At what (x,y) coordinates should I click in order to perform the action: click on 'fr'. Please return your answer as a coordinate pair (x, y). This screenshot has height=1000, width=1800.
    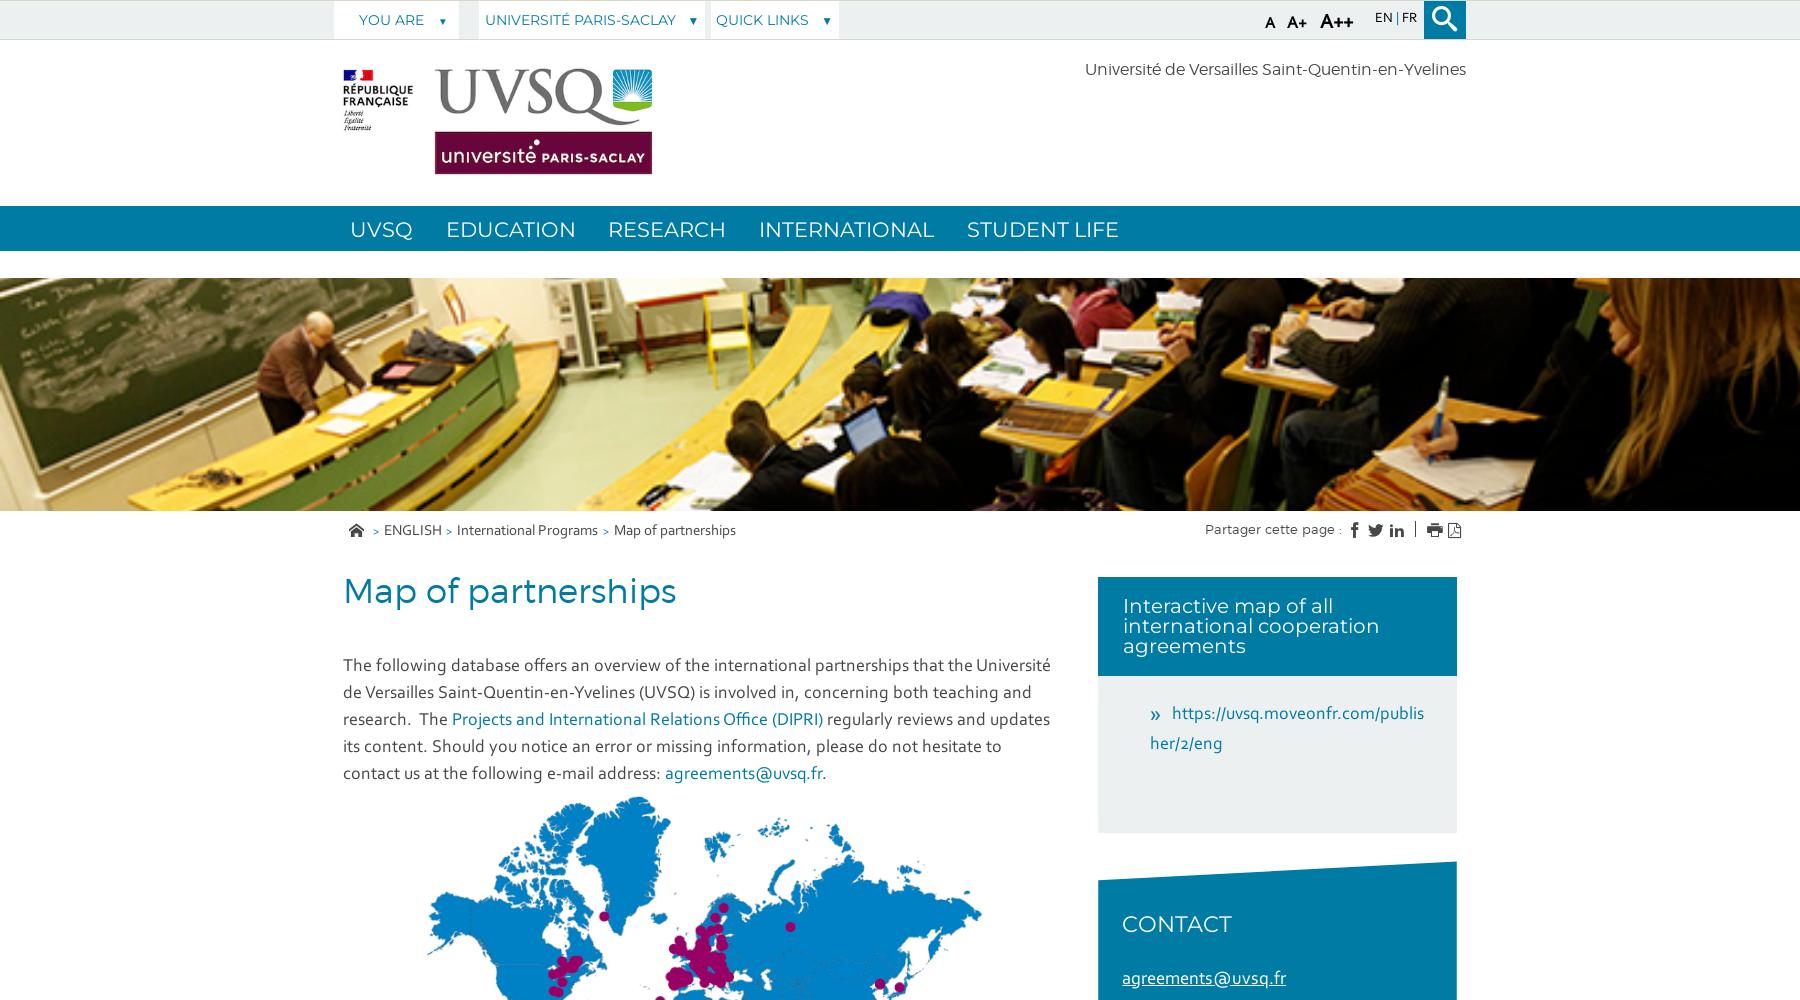
    Looking at the image, I should click on (1399, 19).